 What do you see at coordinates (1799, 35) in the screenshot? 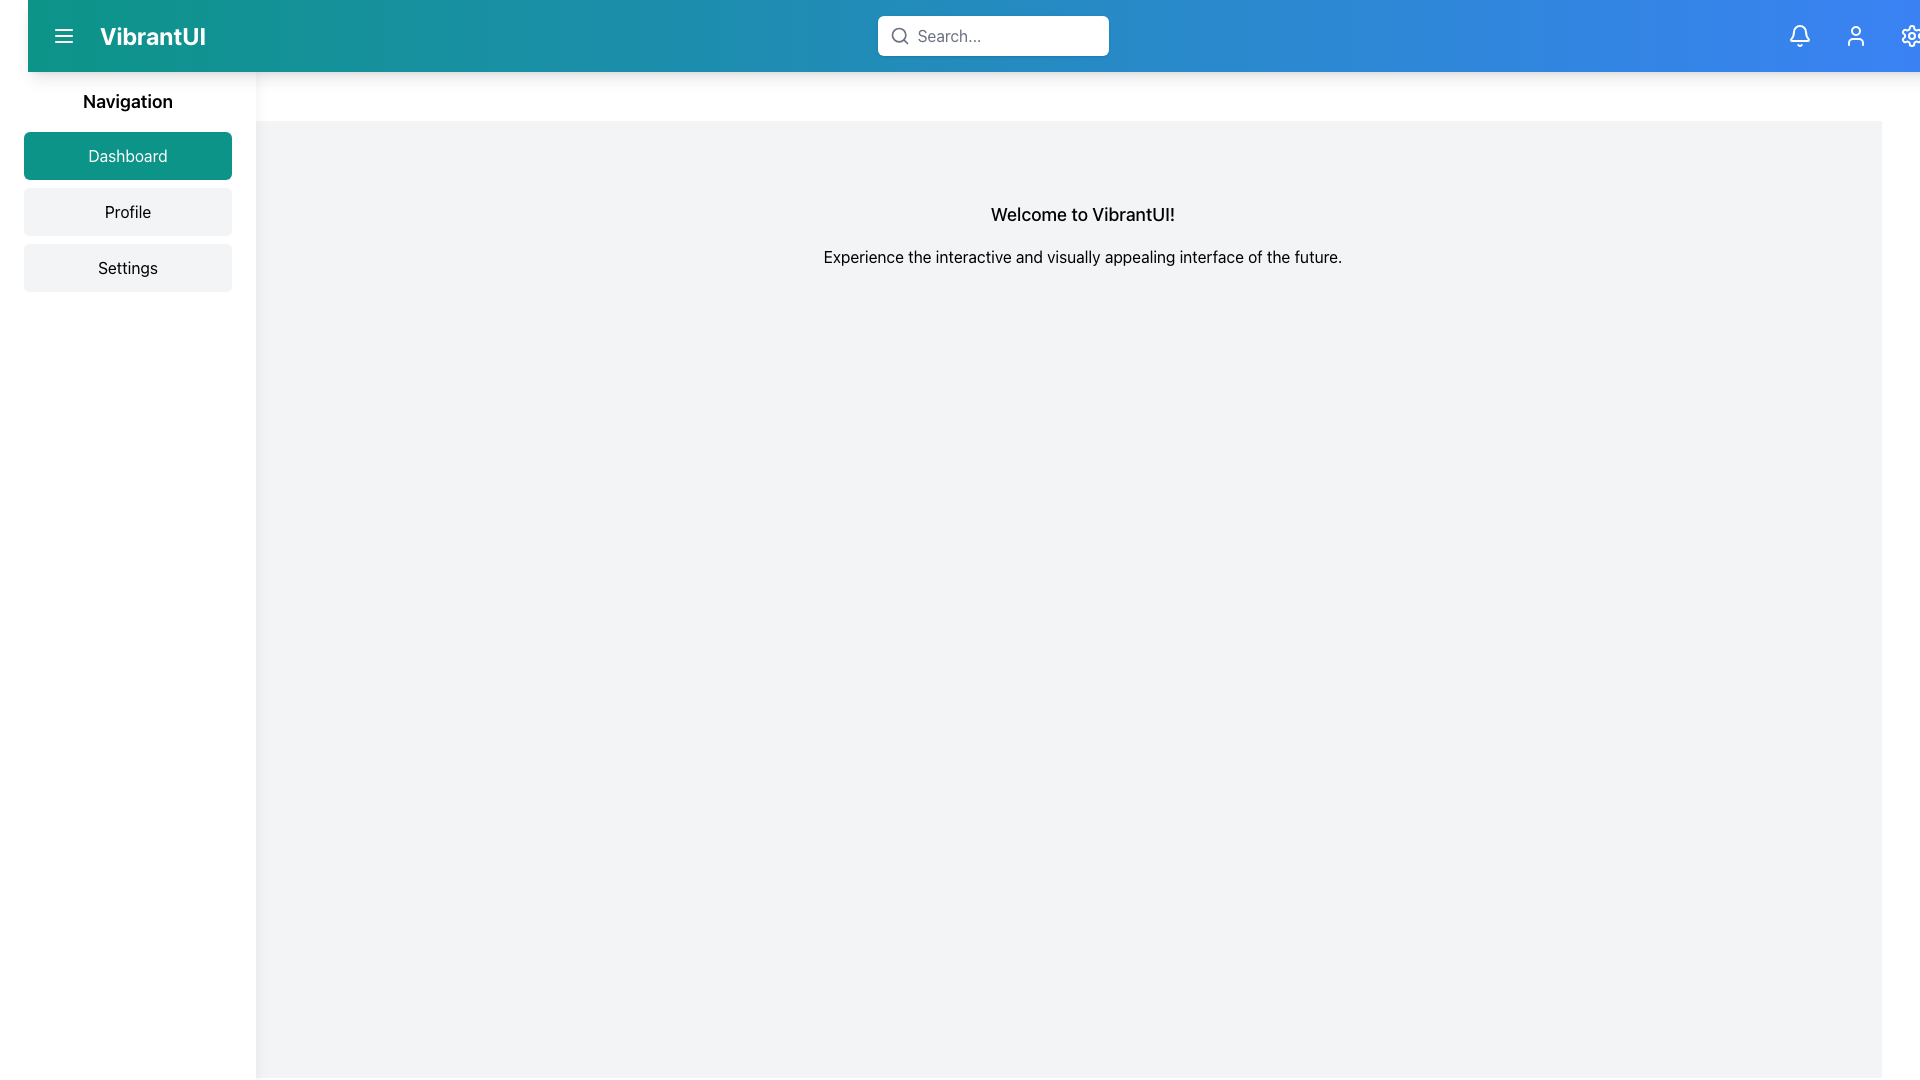
I see `the bell icon located in the top-right corner of the user interface` at bounding box center [1799, 35].